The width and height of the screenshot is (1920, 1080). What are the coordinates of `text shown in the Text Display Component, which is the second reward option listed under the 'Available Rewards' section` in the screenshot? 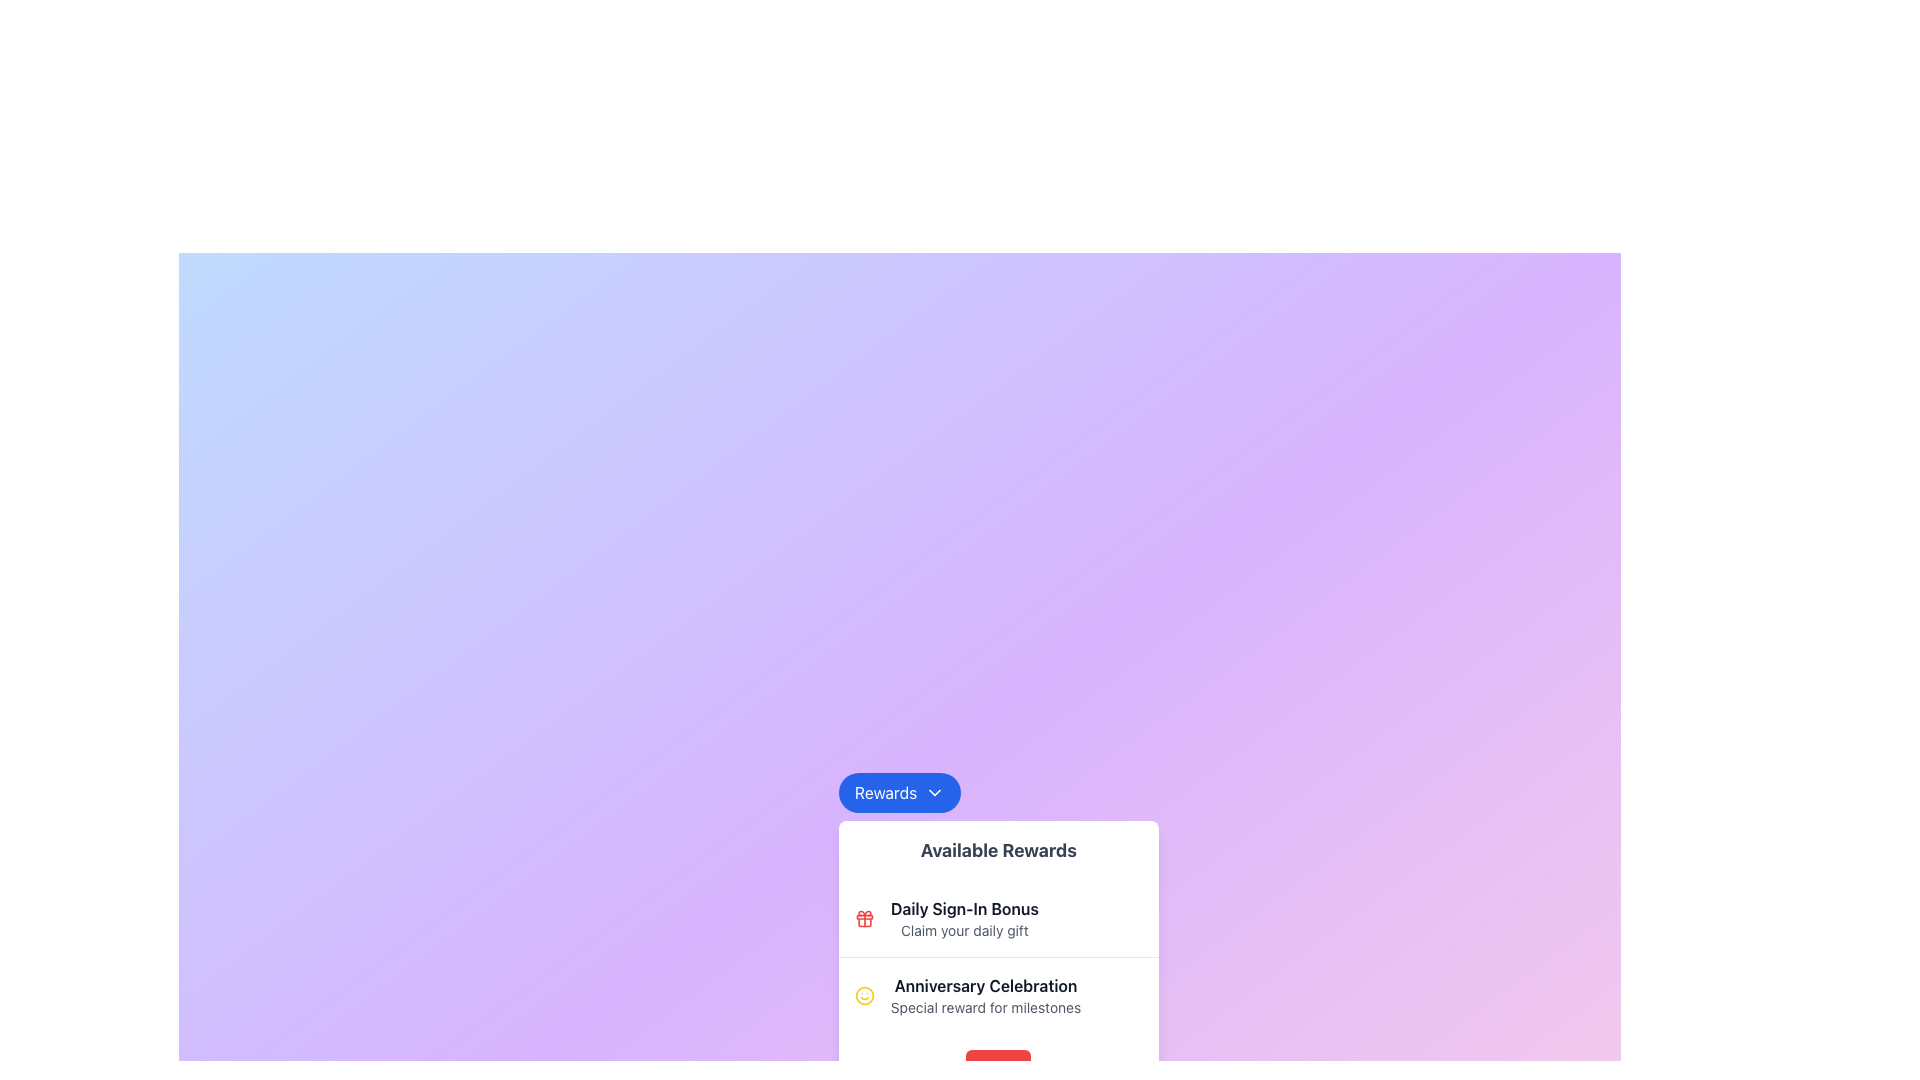 It's located at (986, 995).